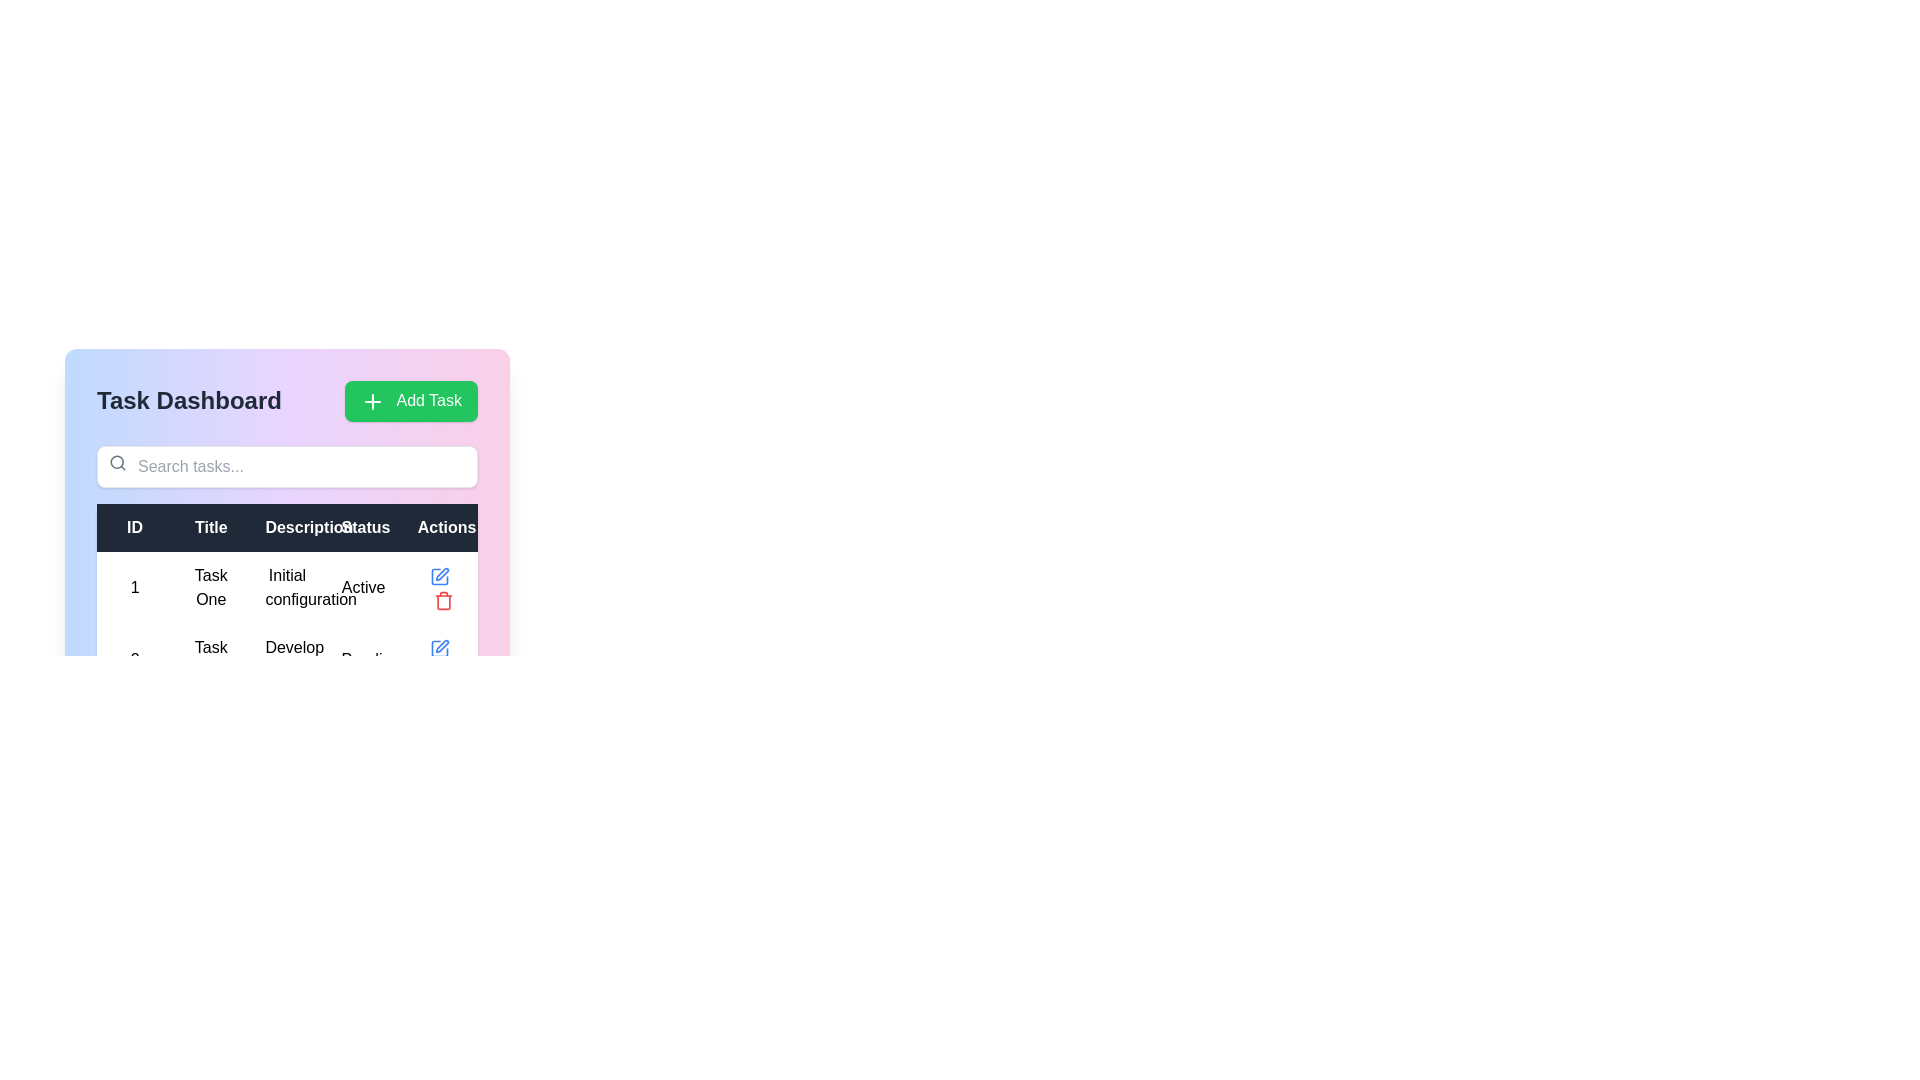 The image size is (1920, 1080). I want to click on the SVG icon within the 'Add Task' button, which is located at the top-right of the interface and has a green background, so click(372, 401).